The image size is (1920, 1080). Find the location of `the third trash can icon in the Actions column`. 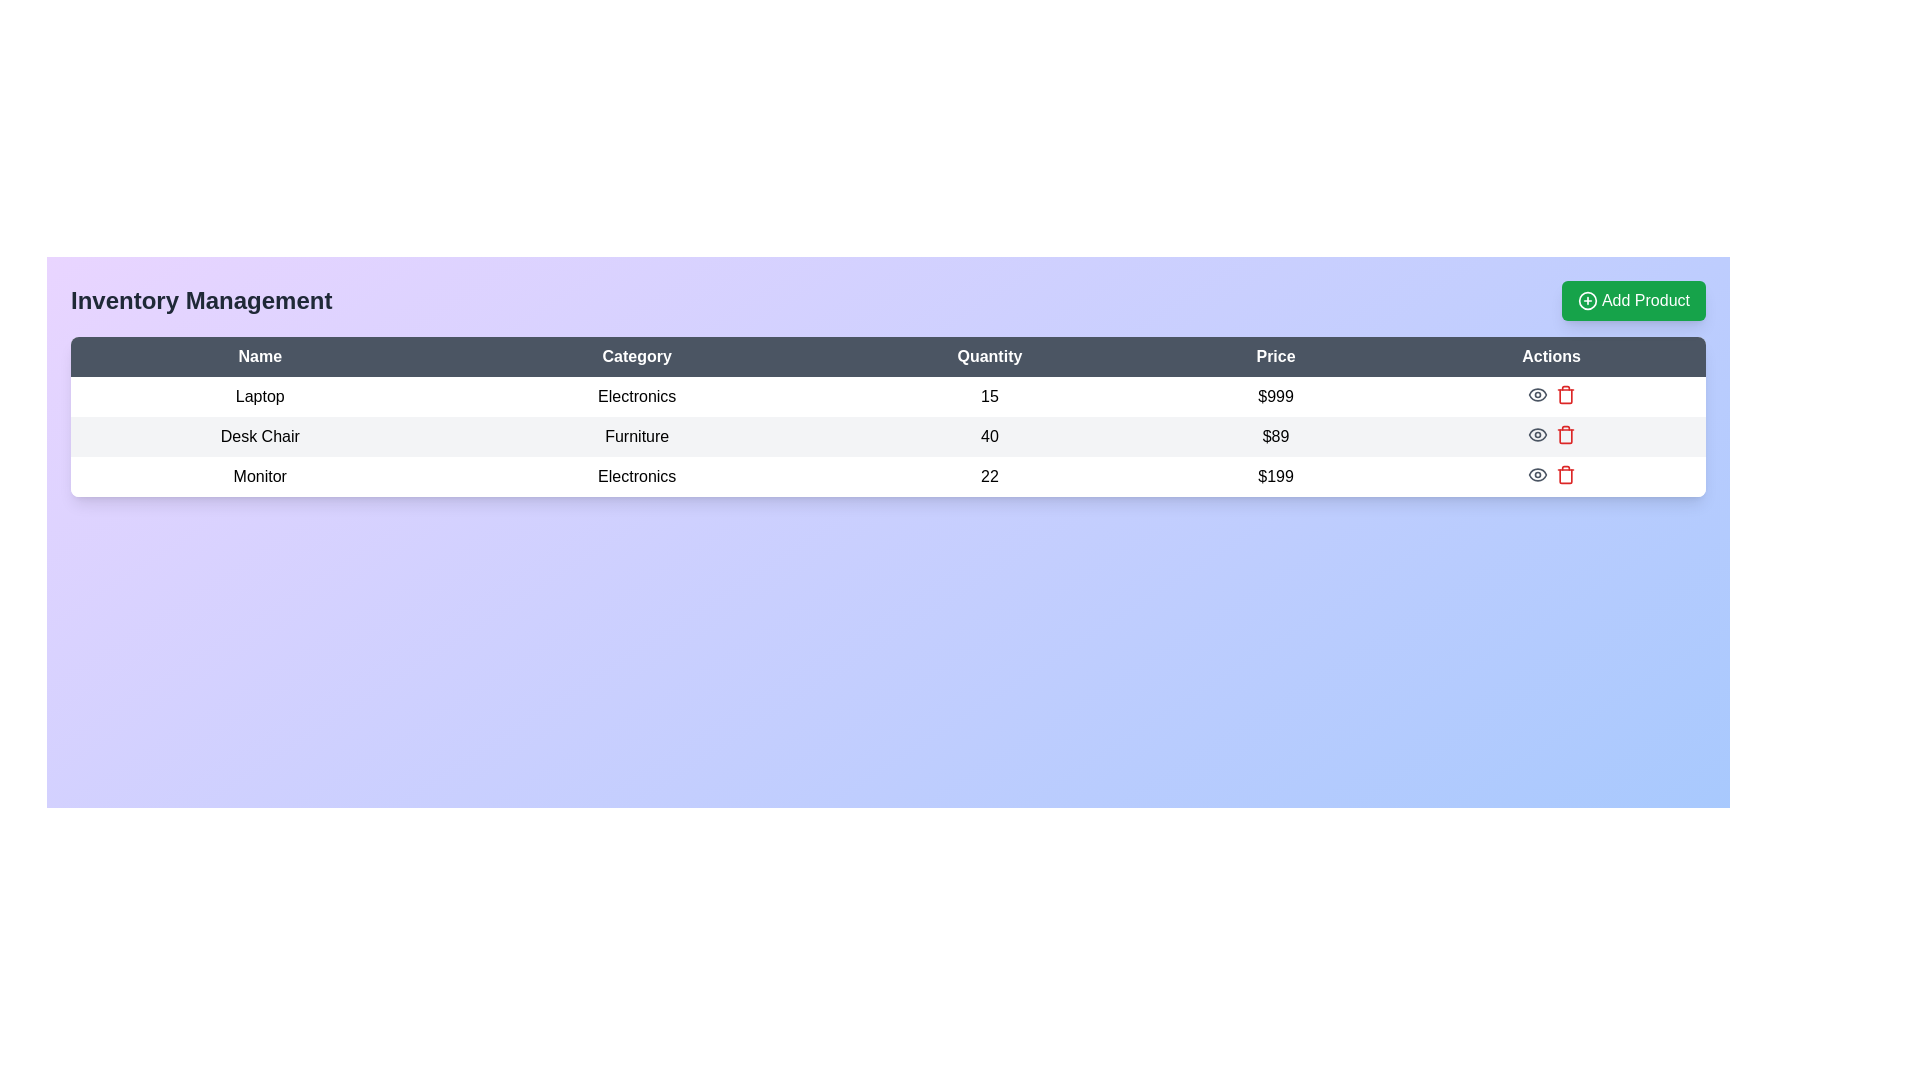

the third trash can icon in the Actions column is located at coordinates (1564, 476).